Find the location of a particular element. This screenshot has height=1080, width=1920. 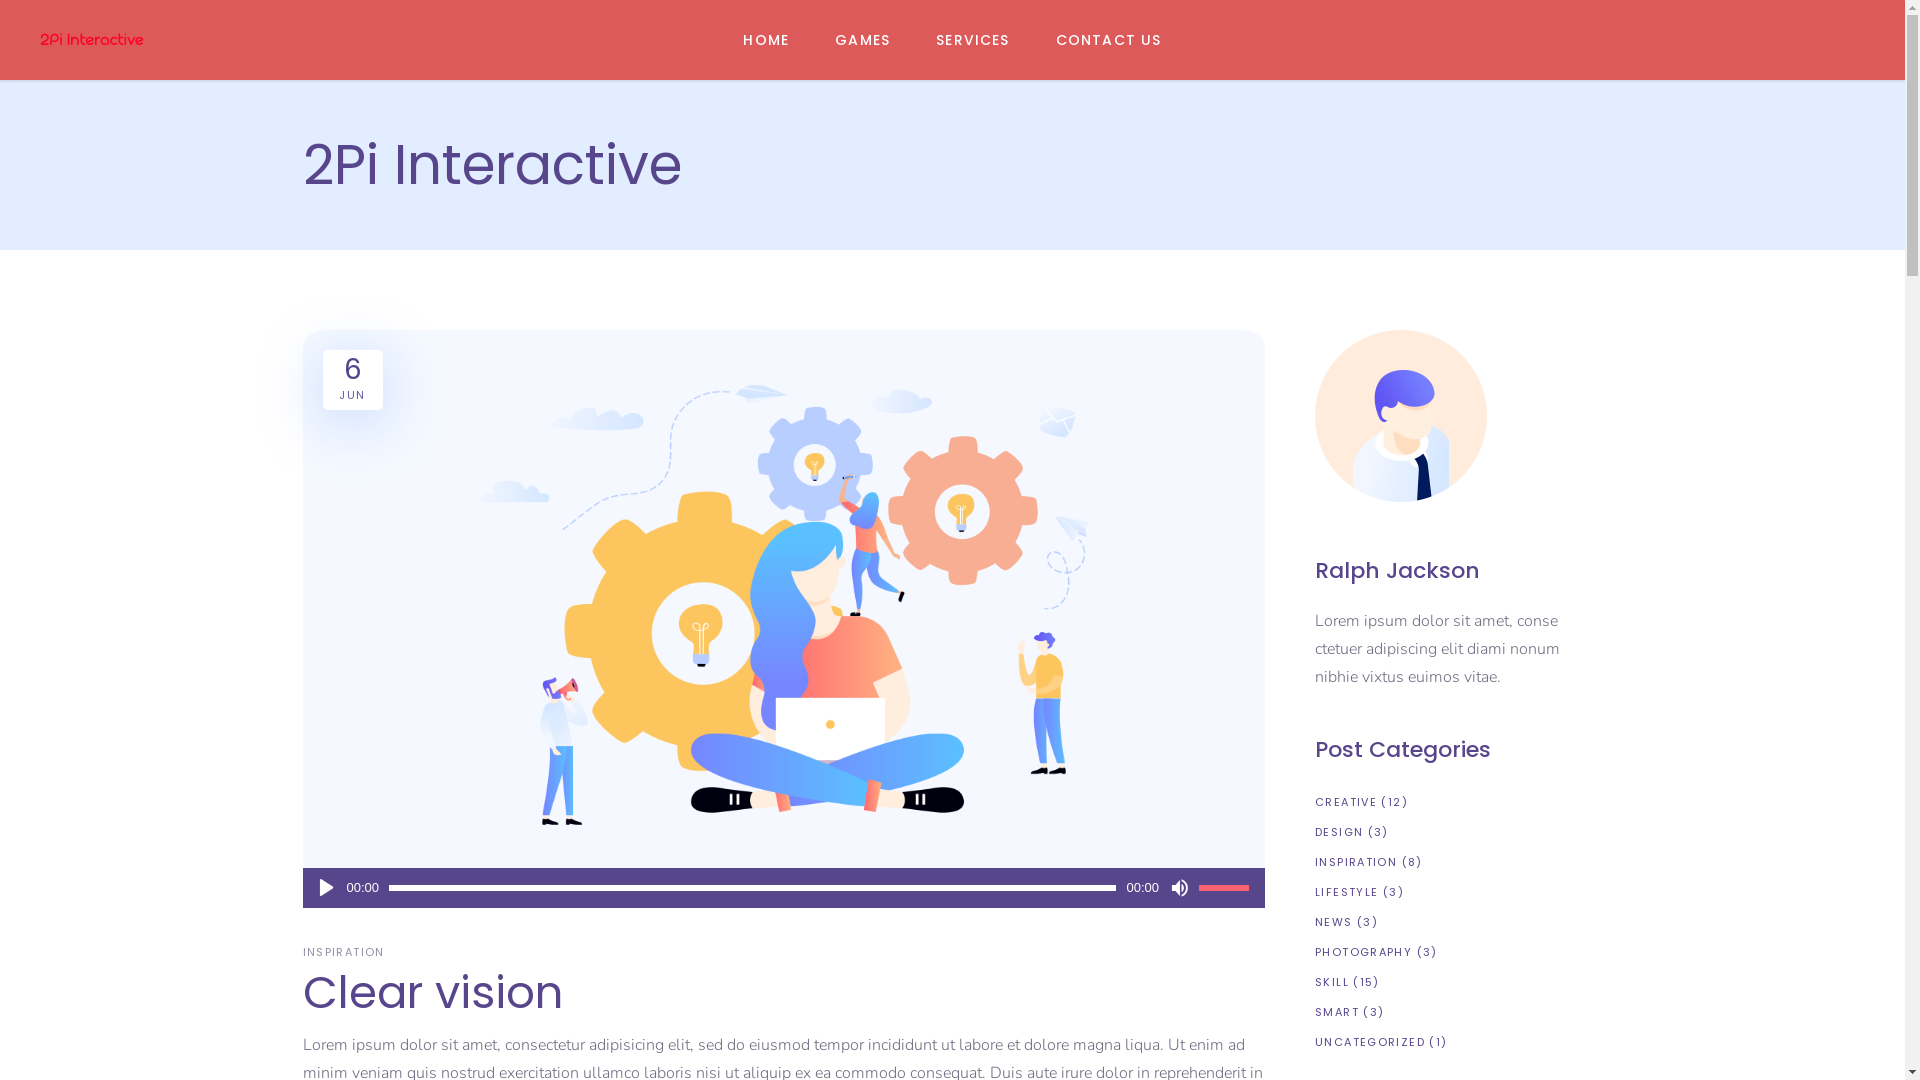

'Mute' is located at coordinates (1179, 886).